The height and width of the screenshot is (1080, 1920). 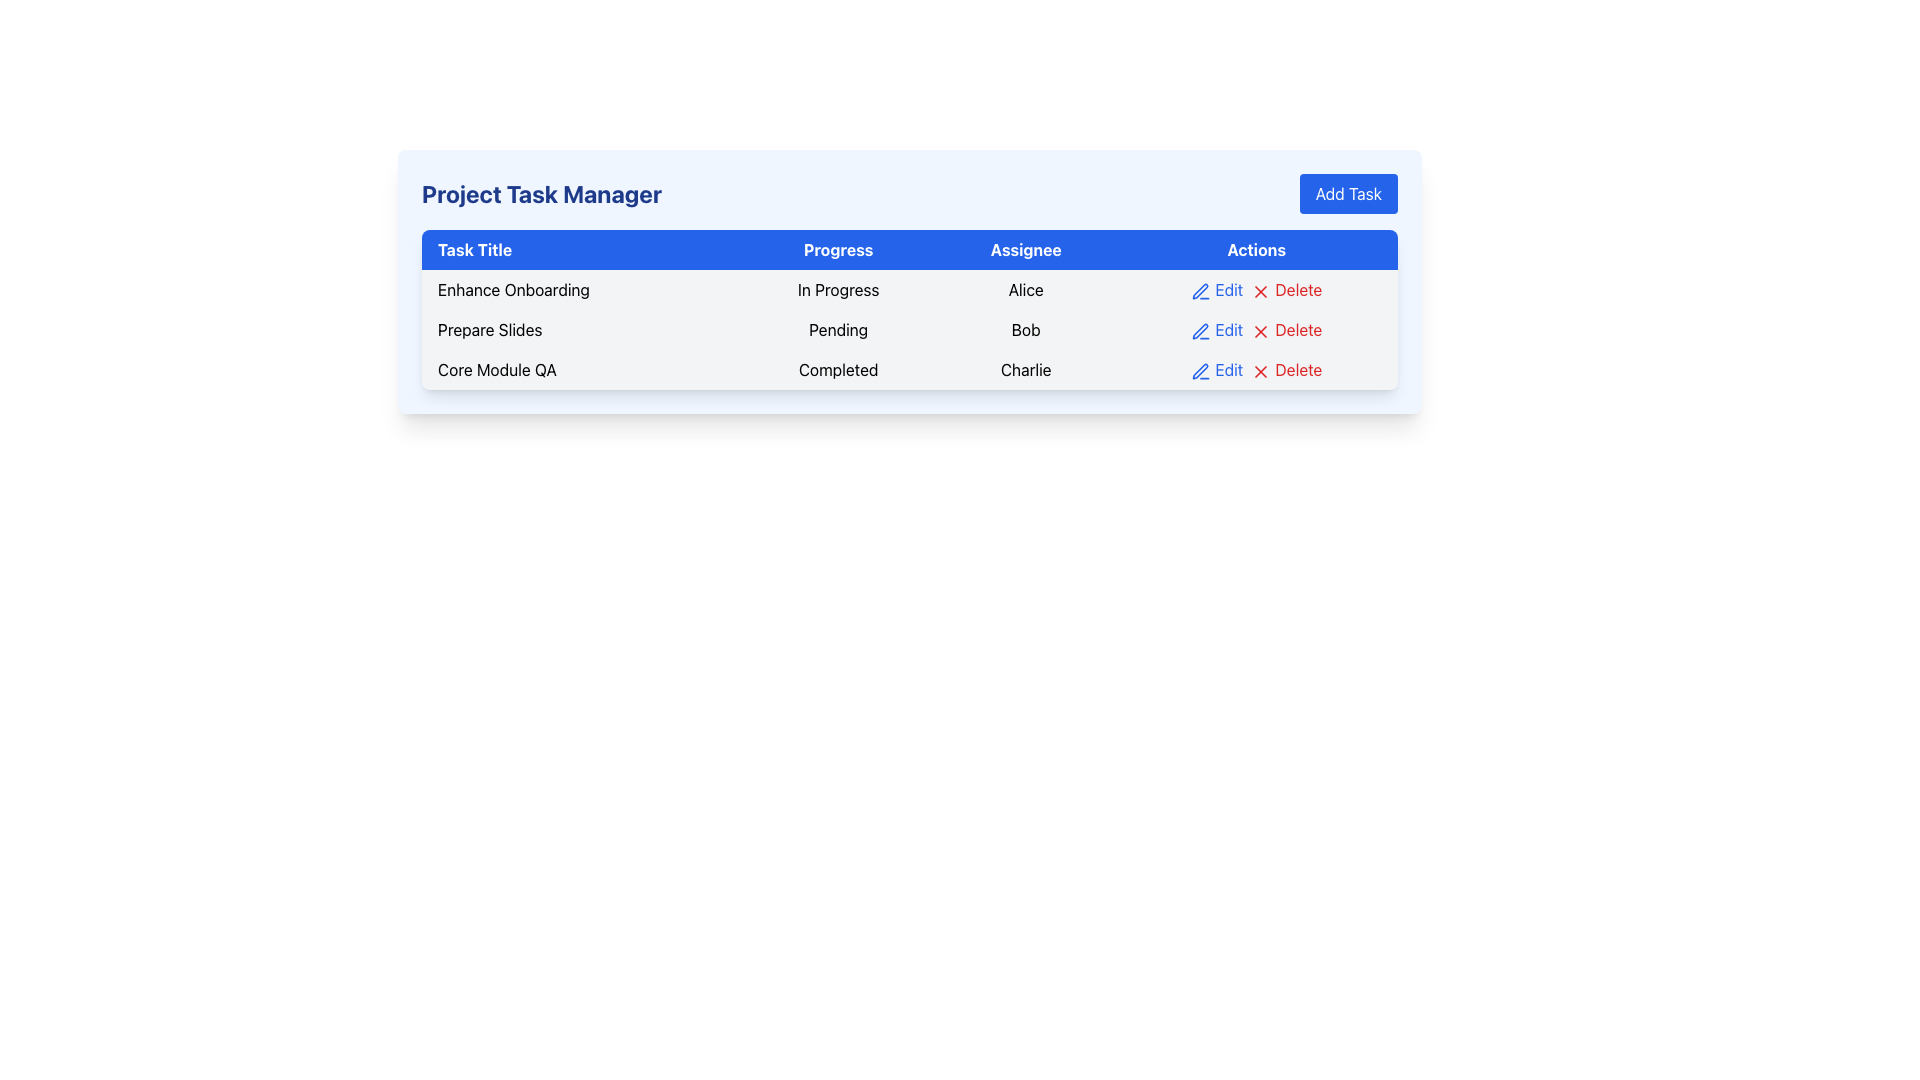 What do you see at coordinates (1286, 370) in the screenshot?
I see `the 'Delete' button with red text and a cross icon located in the 'Actions' column of the last row of the table` at bounding box center [1286, 370].